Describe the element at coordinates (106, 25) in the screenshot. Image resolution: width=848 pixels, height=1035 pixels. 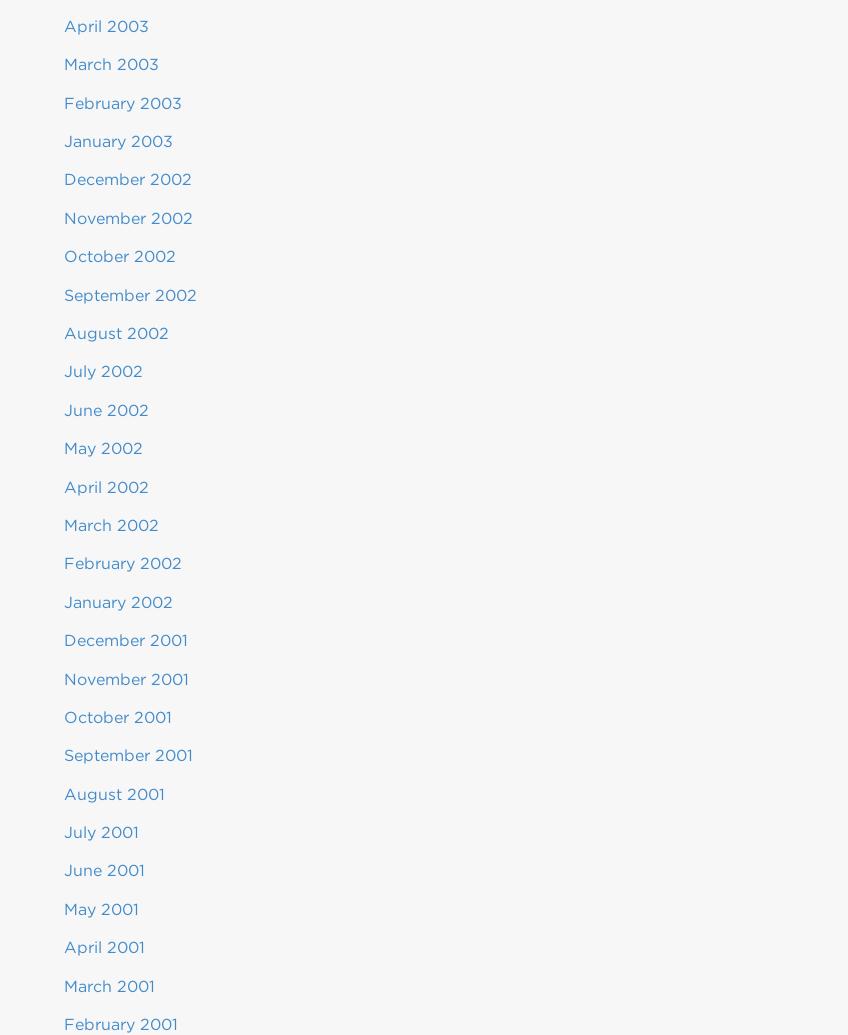
I see `'April 2003'` at that location.